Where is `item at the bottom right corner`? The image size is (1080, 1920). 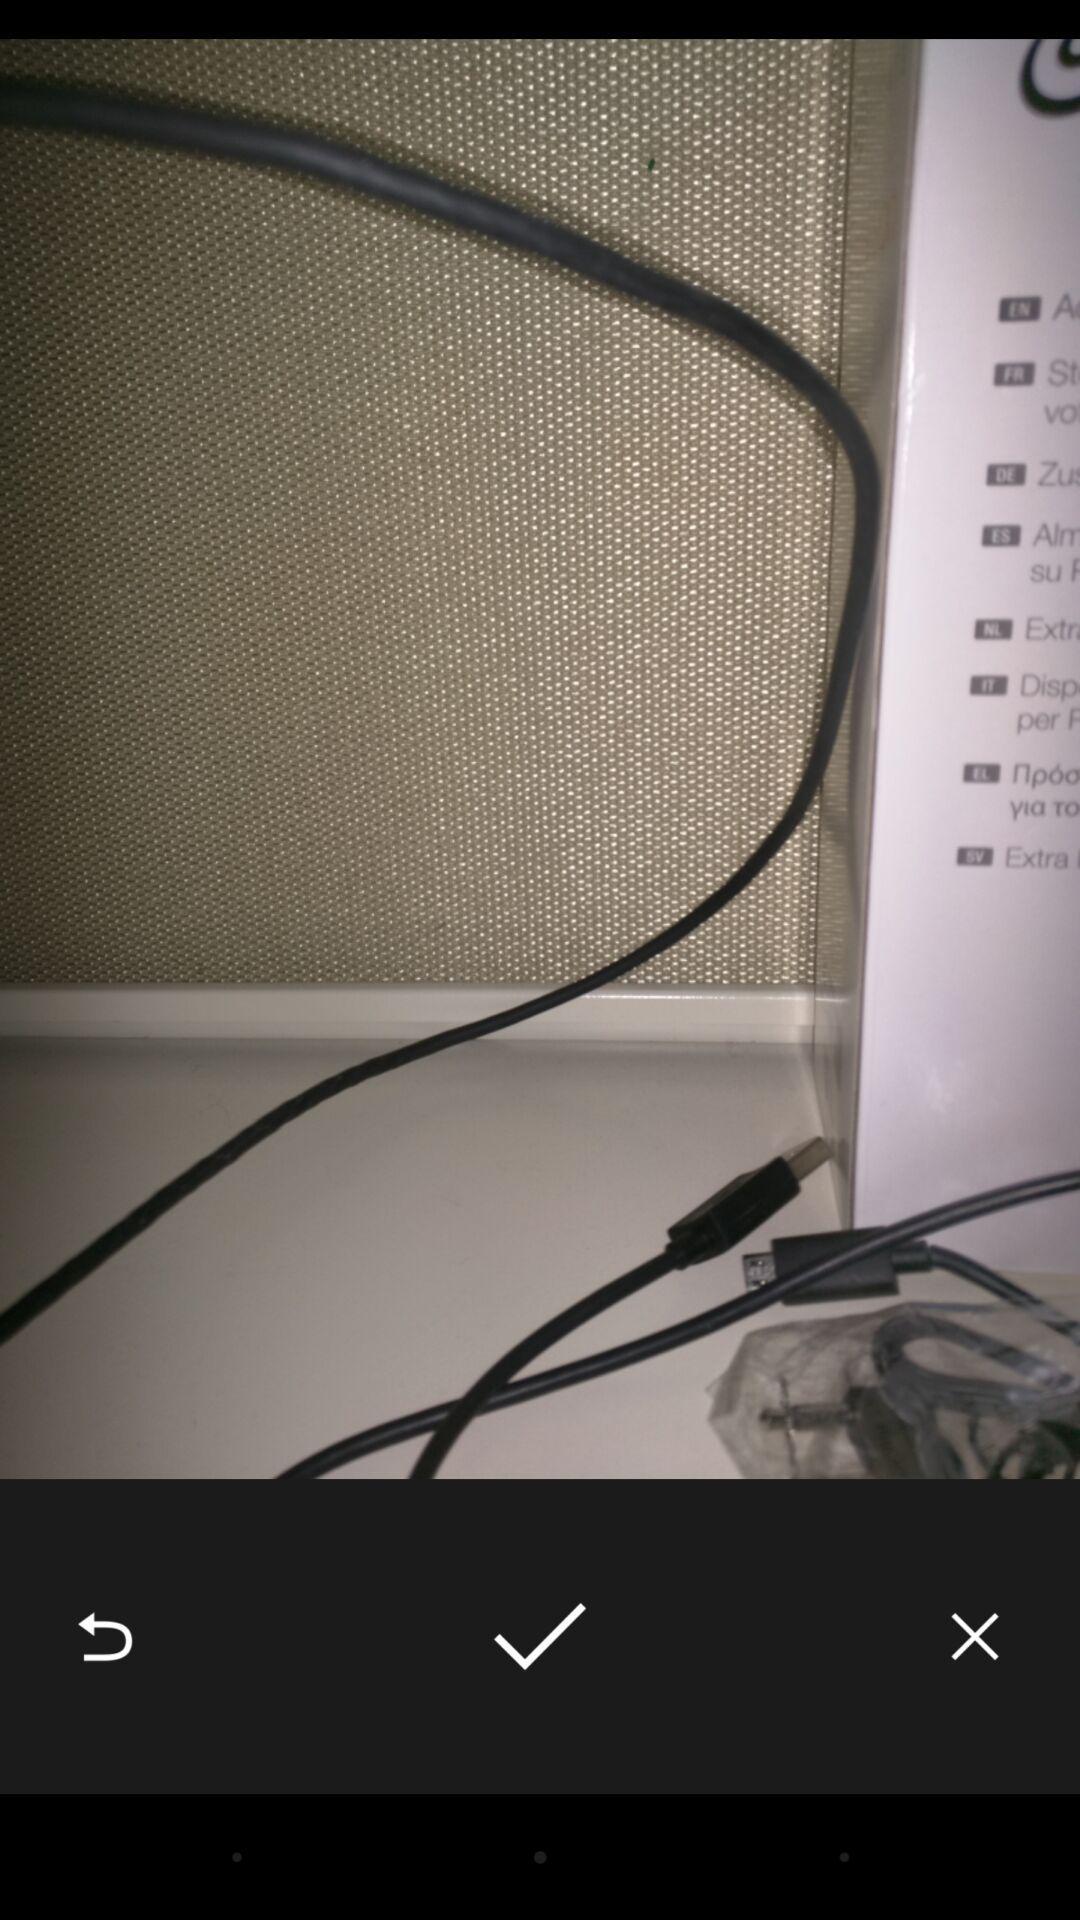
item at the bottom right corner is located at coordinates (974, 1636).